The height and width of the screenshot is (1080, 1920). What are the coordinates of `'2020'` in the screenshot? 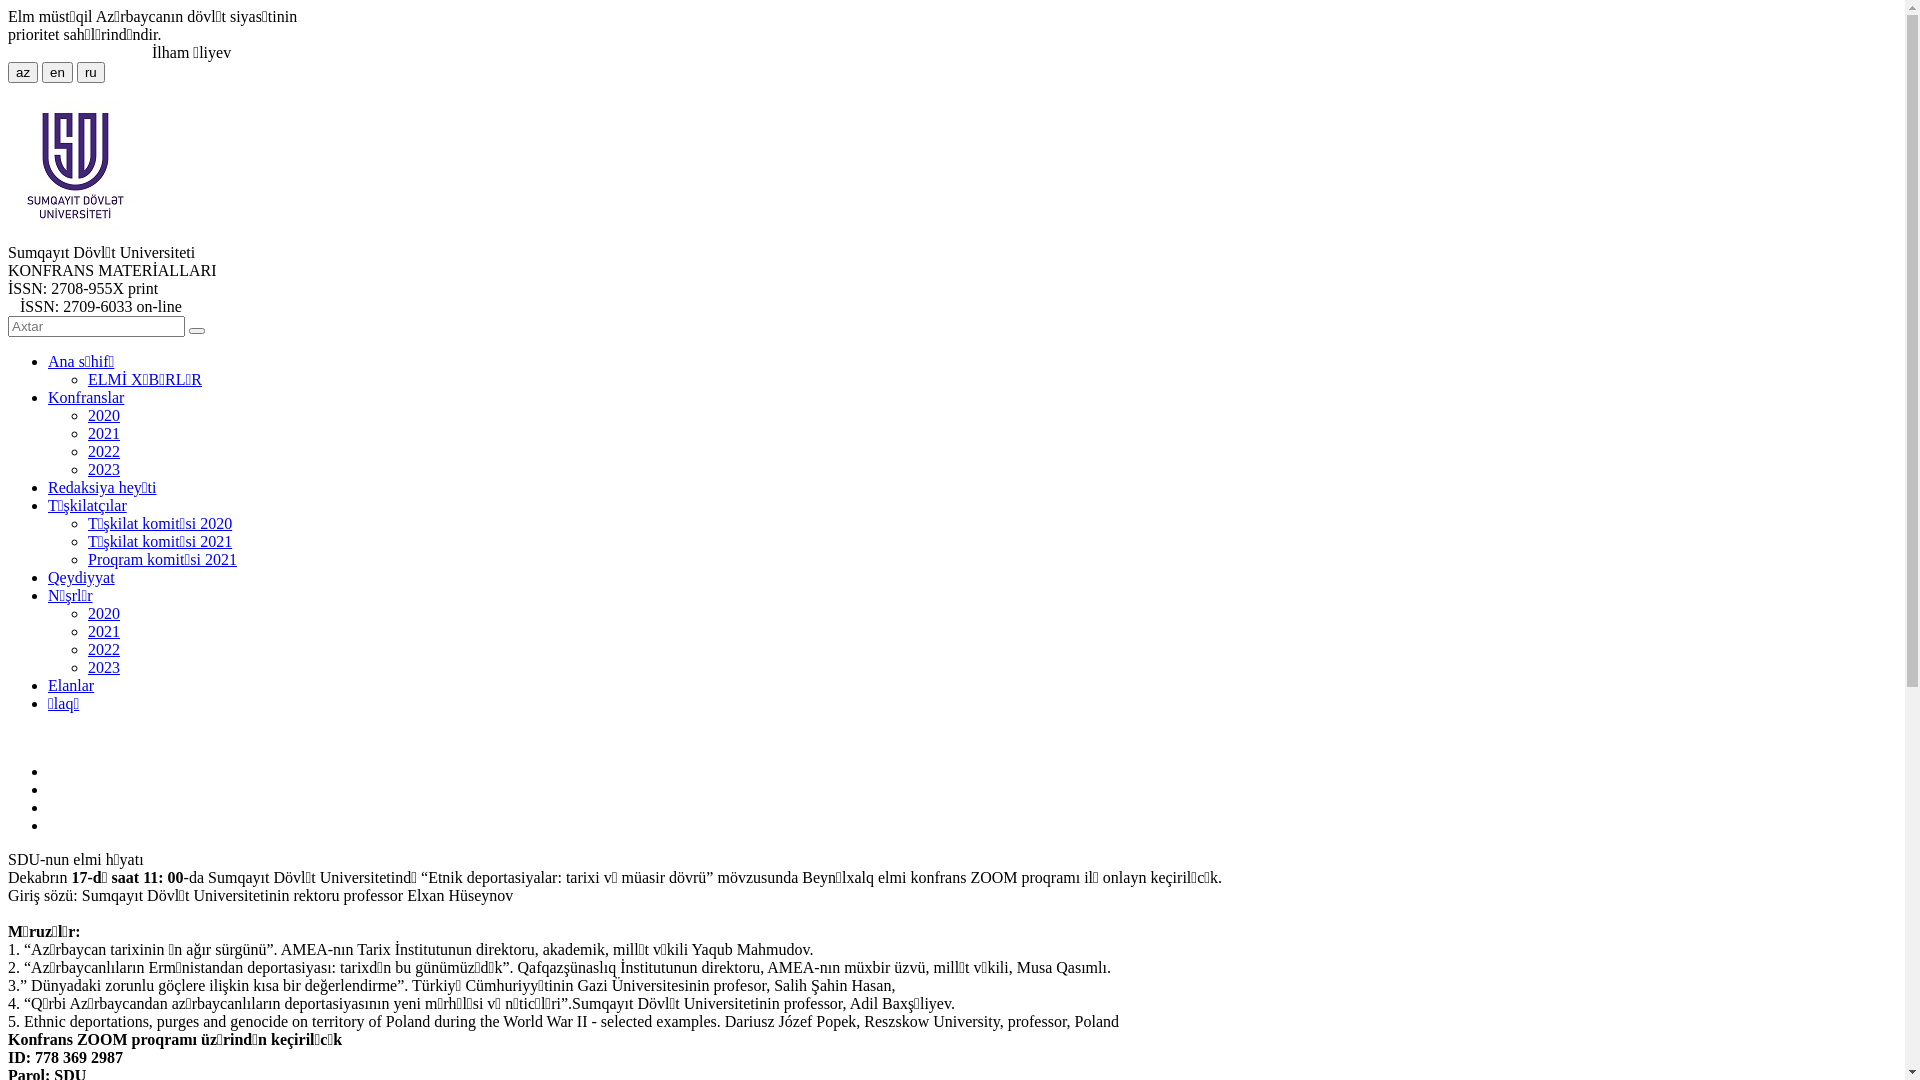 It's located at (103, 414).